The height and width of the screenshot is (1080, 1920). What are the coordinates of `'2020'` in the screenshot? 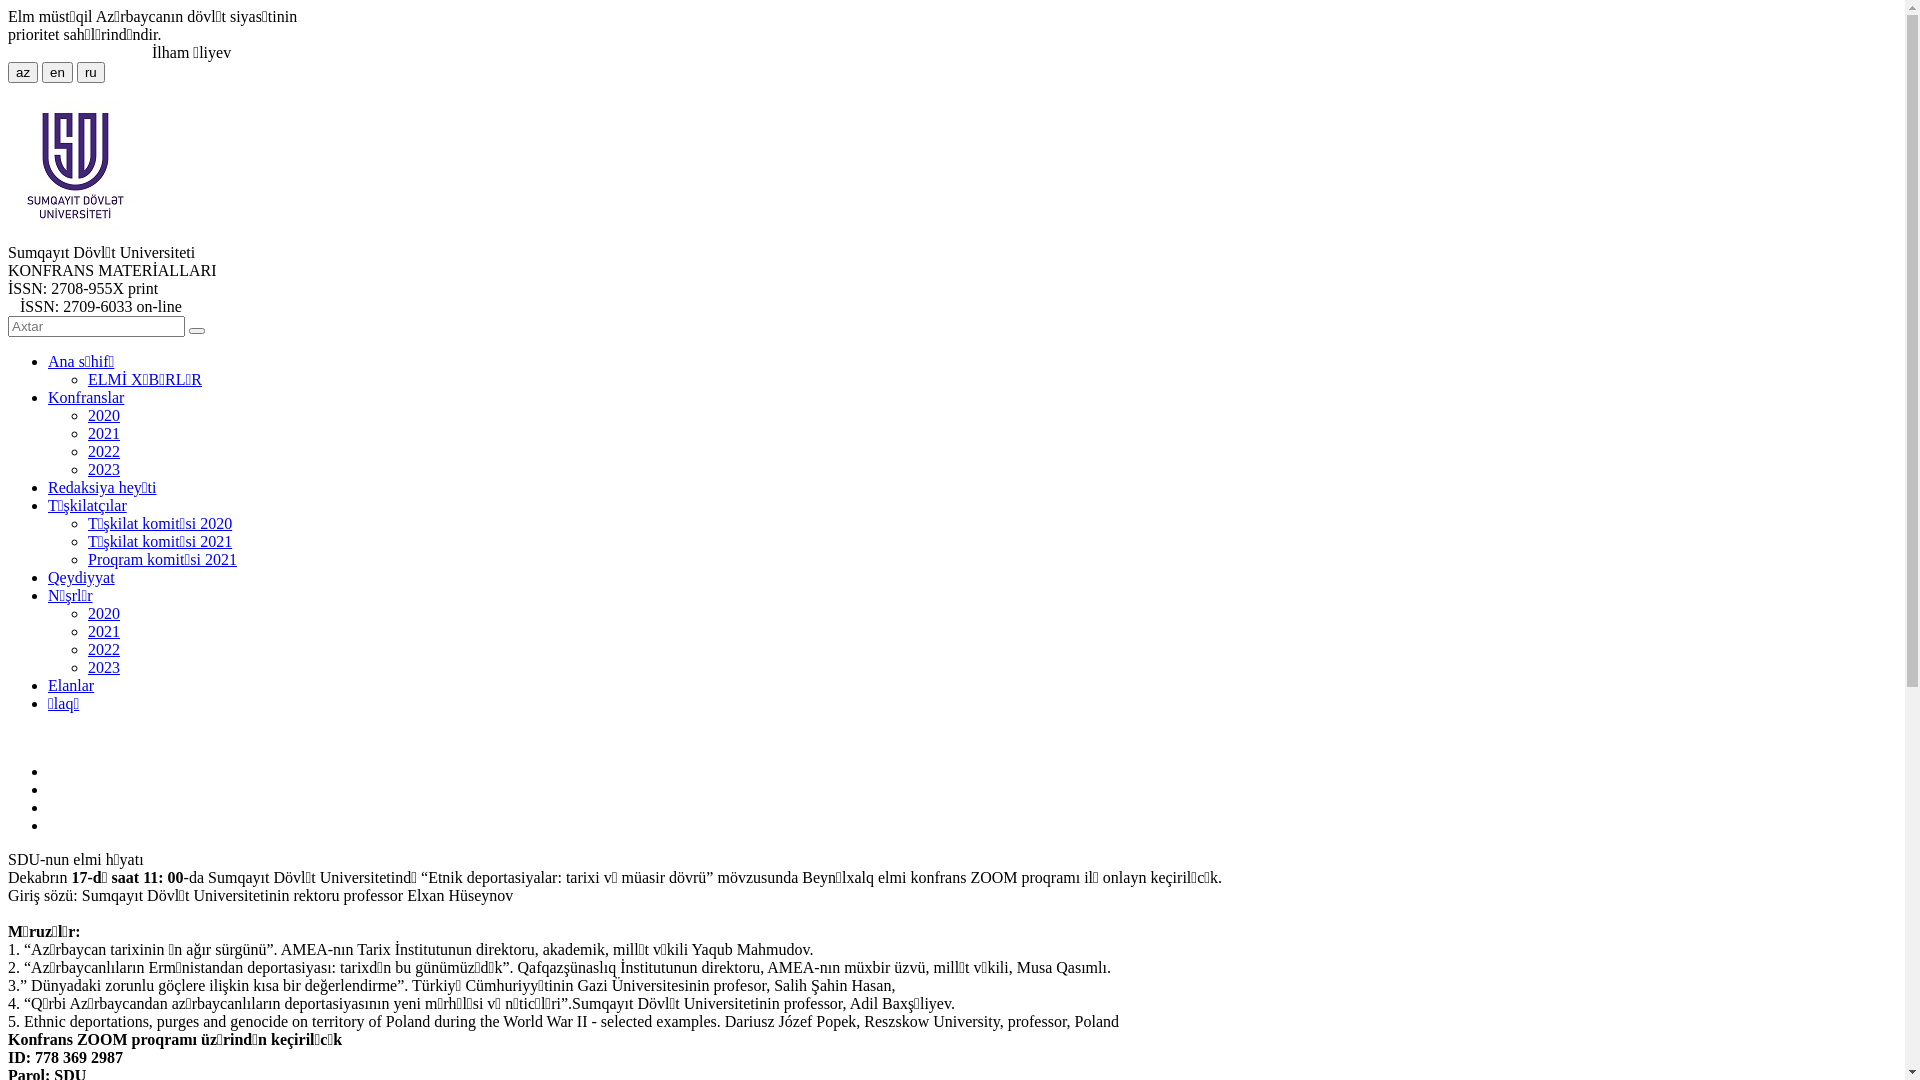 It's located at (103, 414).